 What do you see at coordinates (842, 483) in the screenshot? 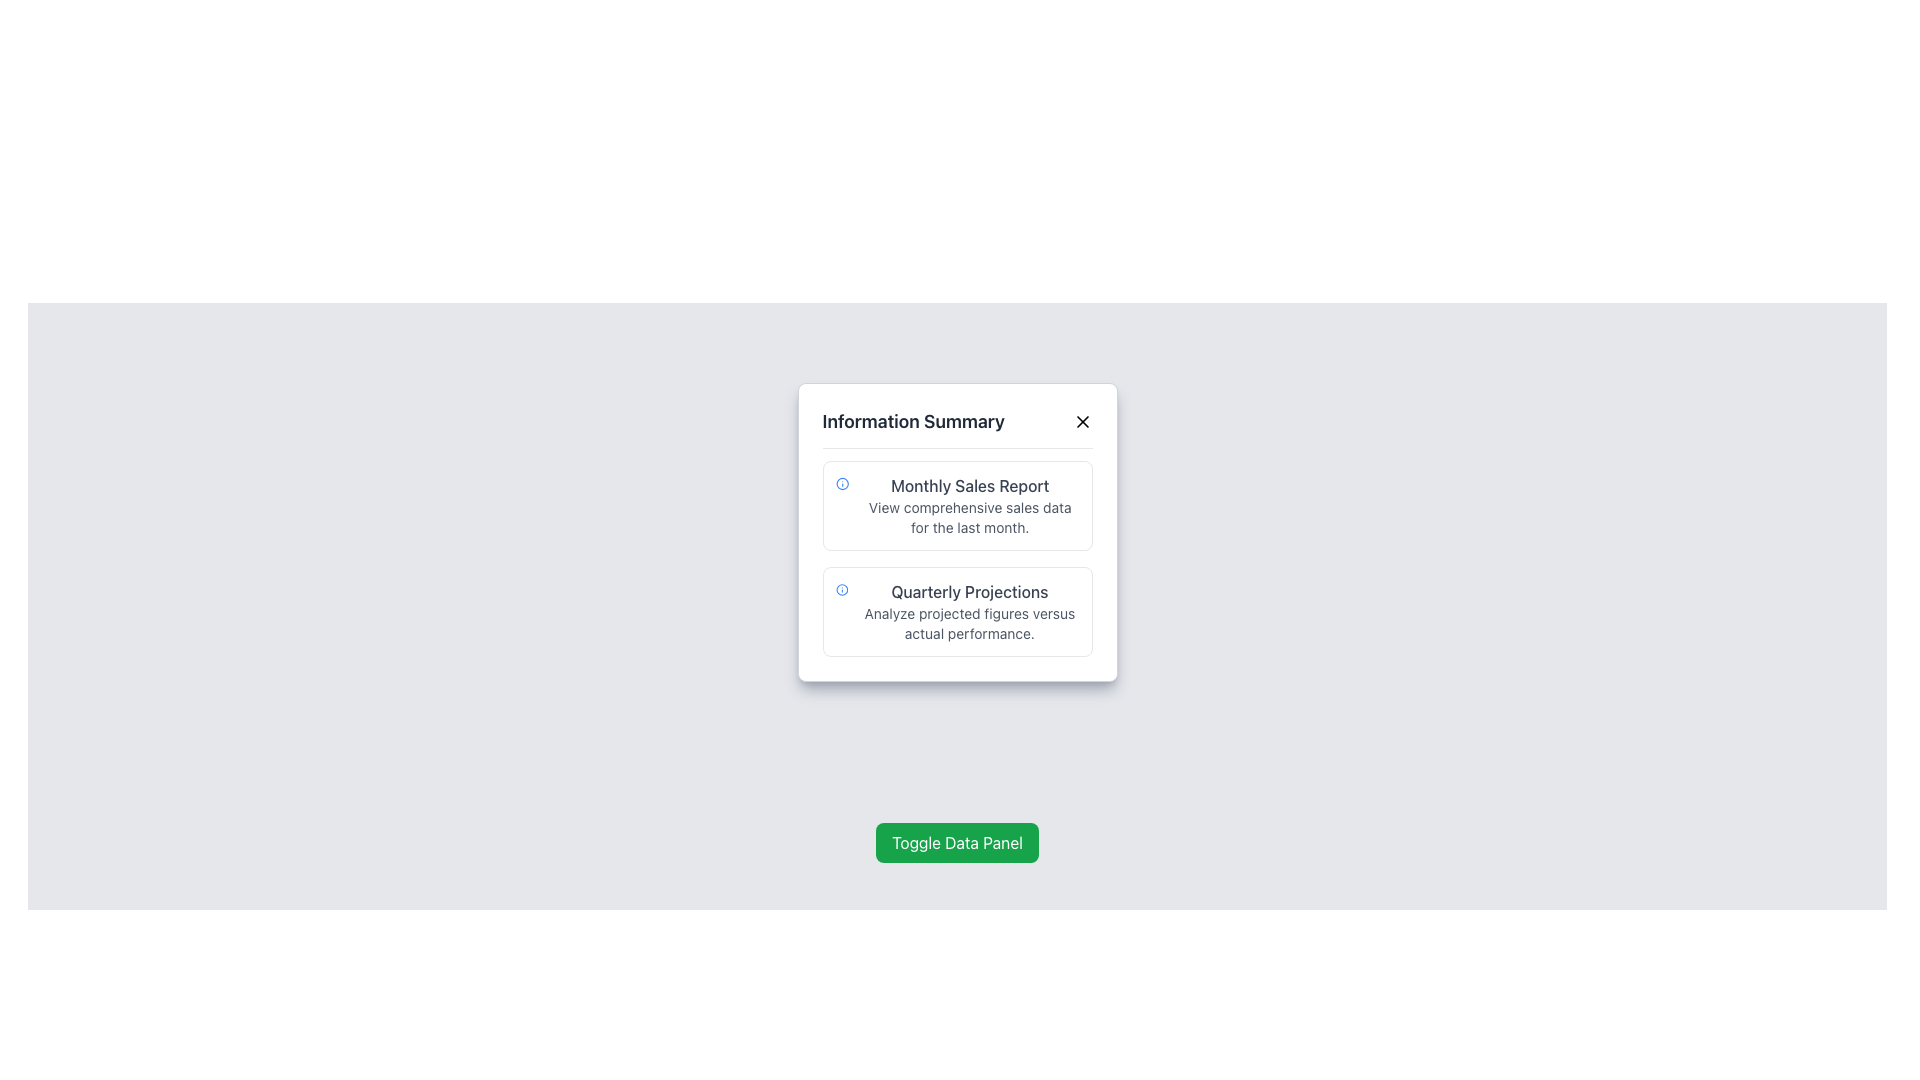
I see `the informational icon located to the left of the 'Monthly Sales Report' section, which provides additional information about the report` at bounding box center [842, 483].